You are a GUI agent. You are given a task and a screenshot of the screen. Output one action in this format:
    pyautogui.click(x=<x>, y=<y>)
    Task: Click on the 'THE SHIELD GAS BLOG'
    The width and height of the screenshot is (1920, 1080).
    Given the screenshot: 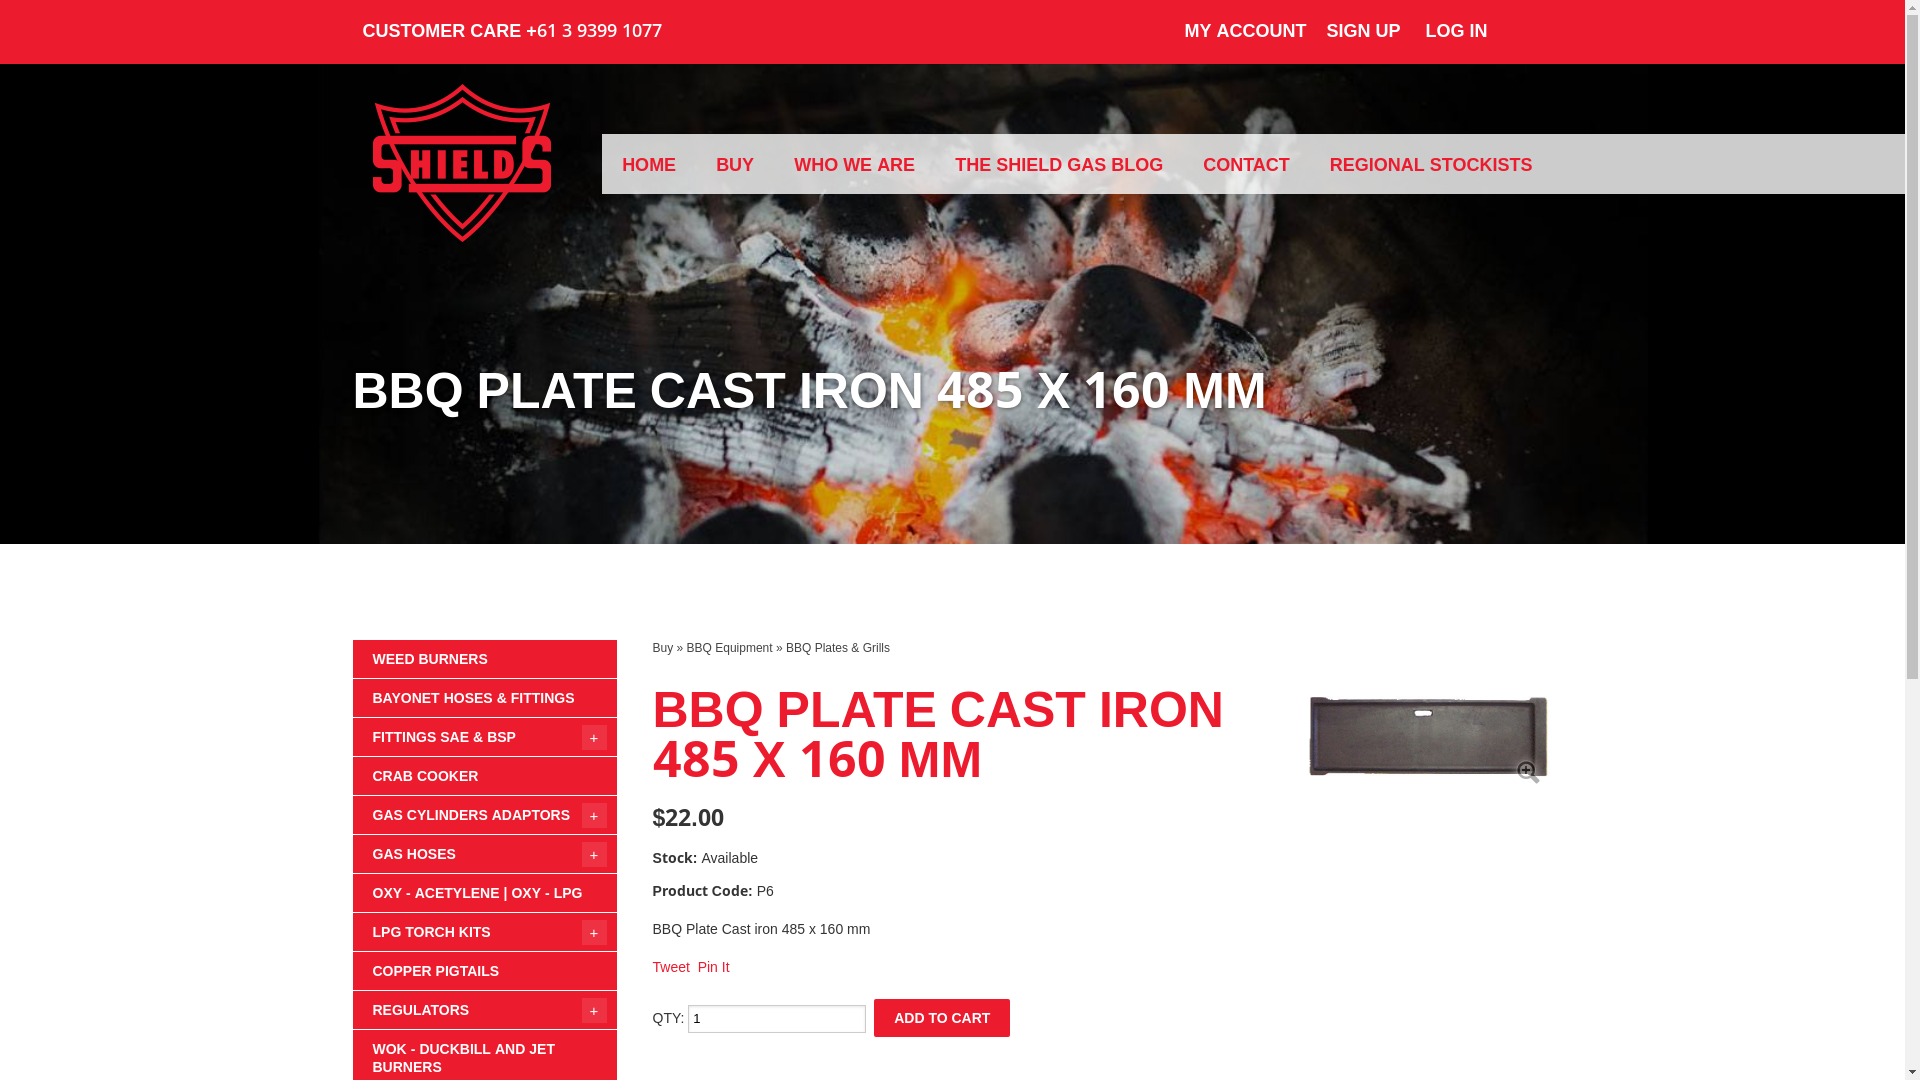 What is the action you would take?
    pyautogui.click(x=1058, y=163)
    